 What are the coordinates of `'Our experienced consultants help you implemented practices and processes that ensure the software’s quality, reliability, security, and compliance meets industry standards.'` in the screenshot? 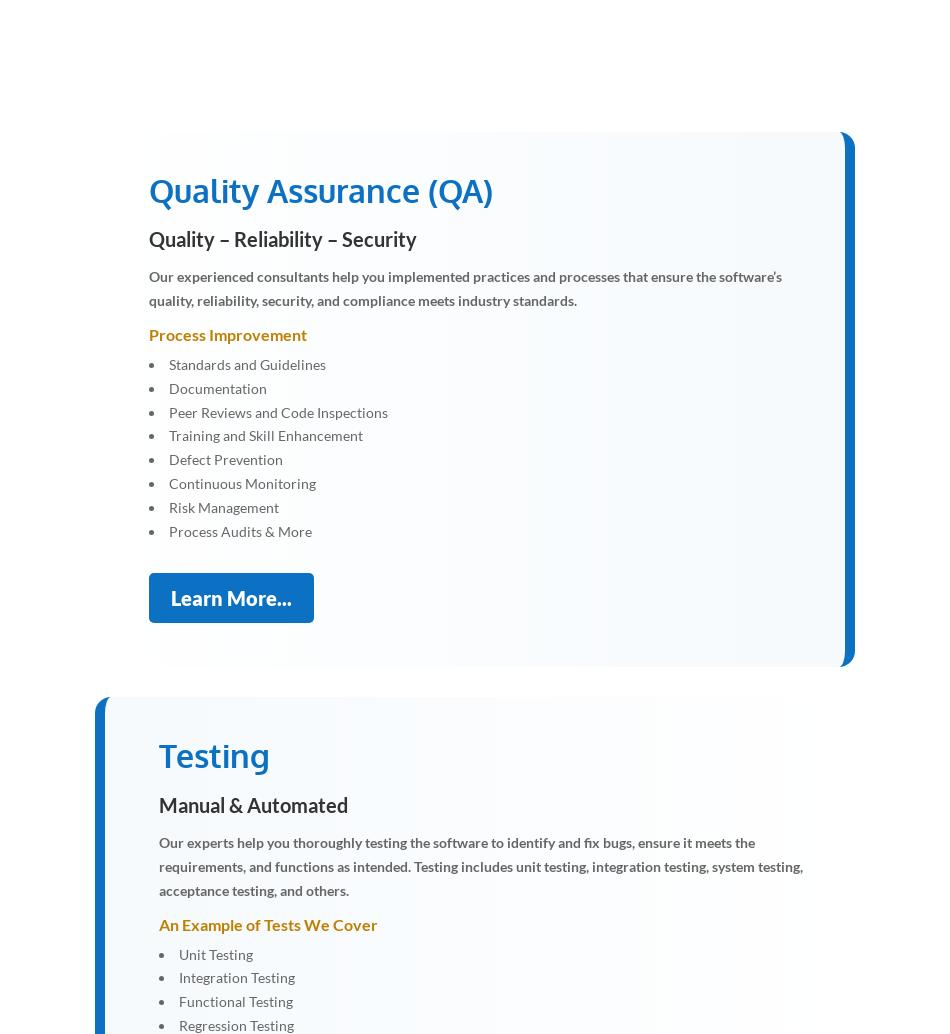 It's located at (464, 287).